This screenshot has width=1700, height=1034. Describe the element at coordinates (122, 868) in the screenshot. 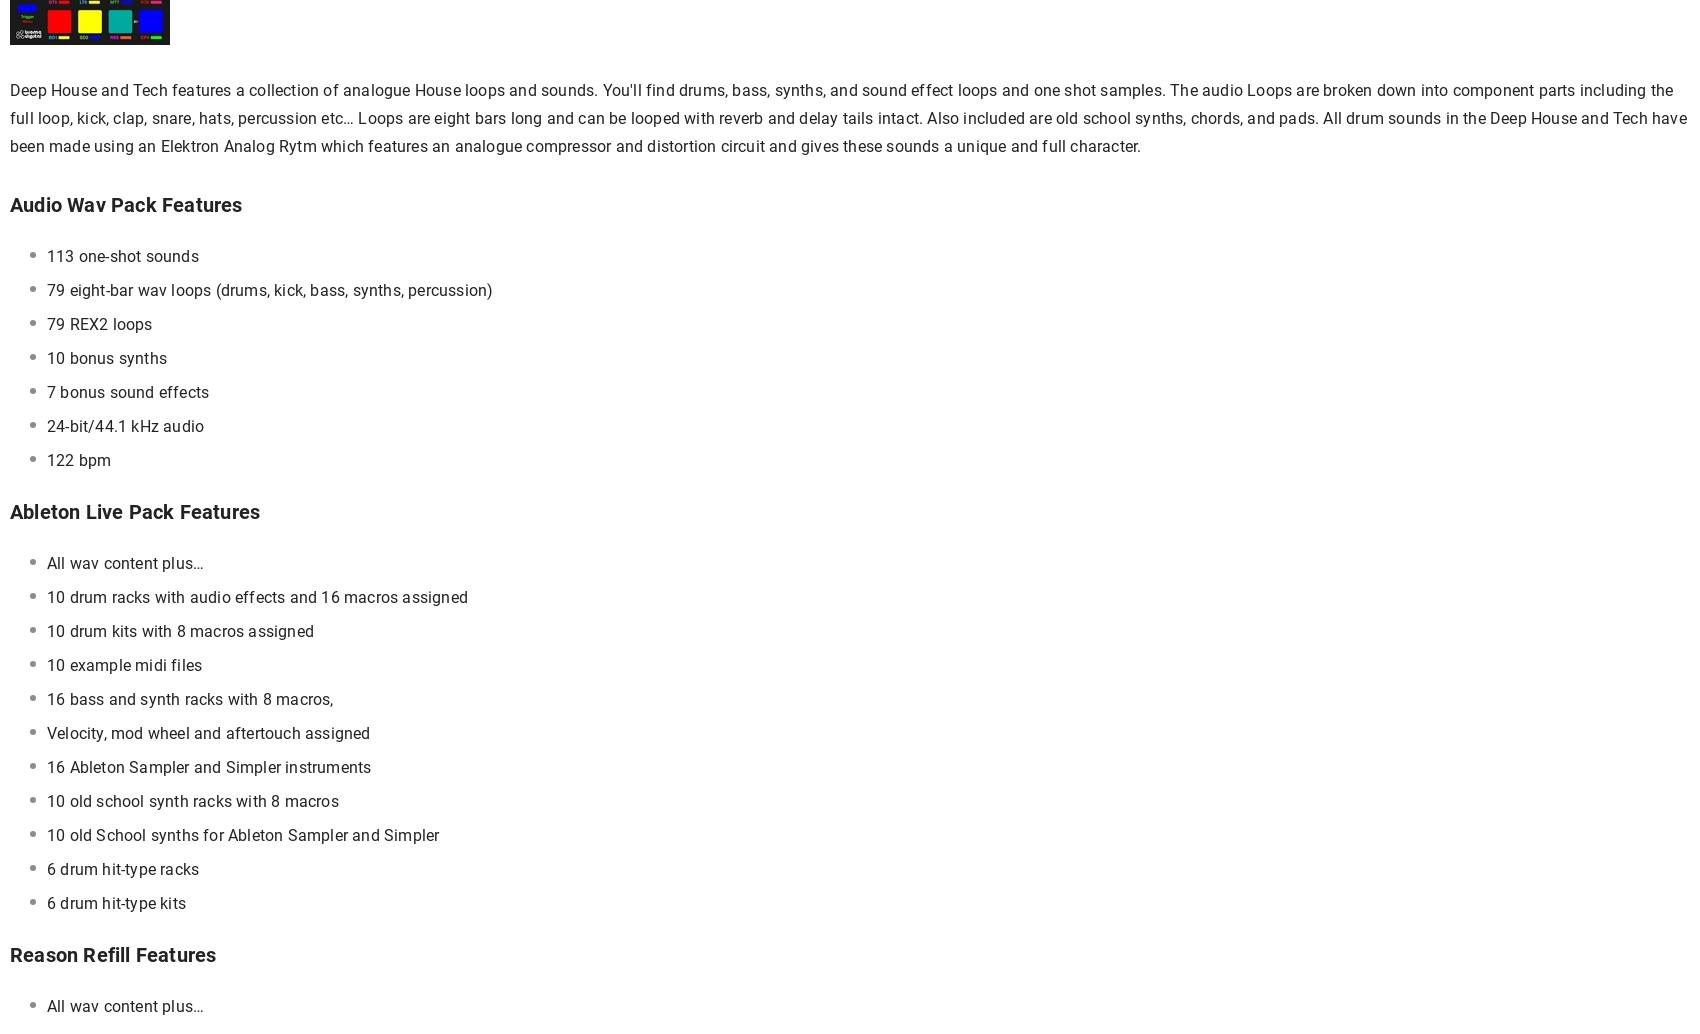

I see `'6 drum hit-type racks'` at that location.